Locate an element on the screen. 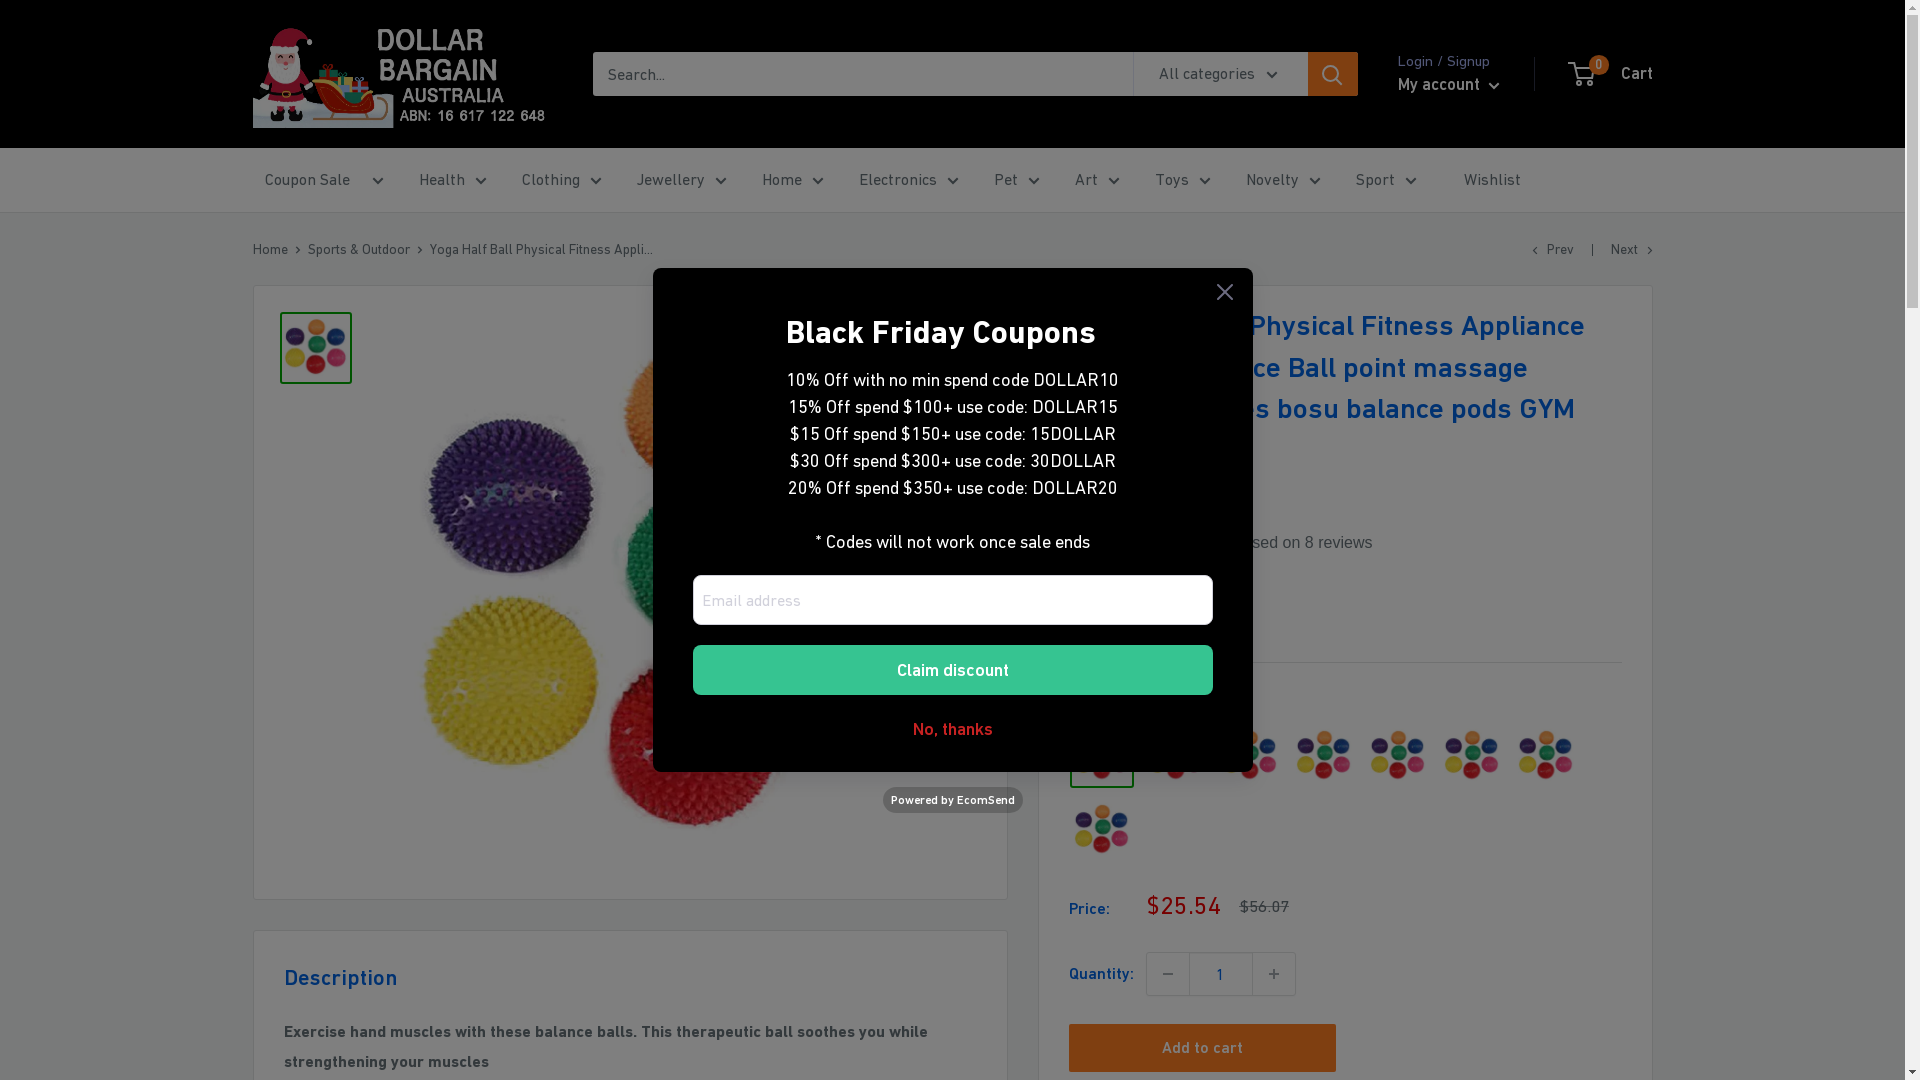  'Health' is located at coordinates (450, 180).